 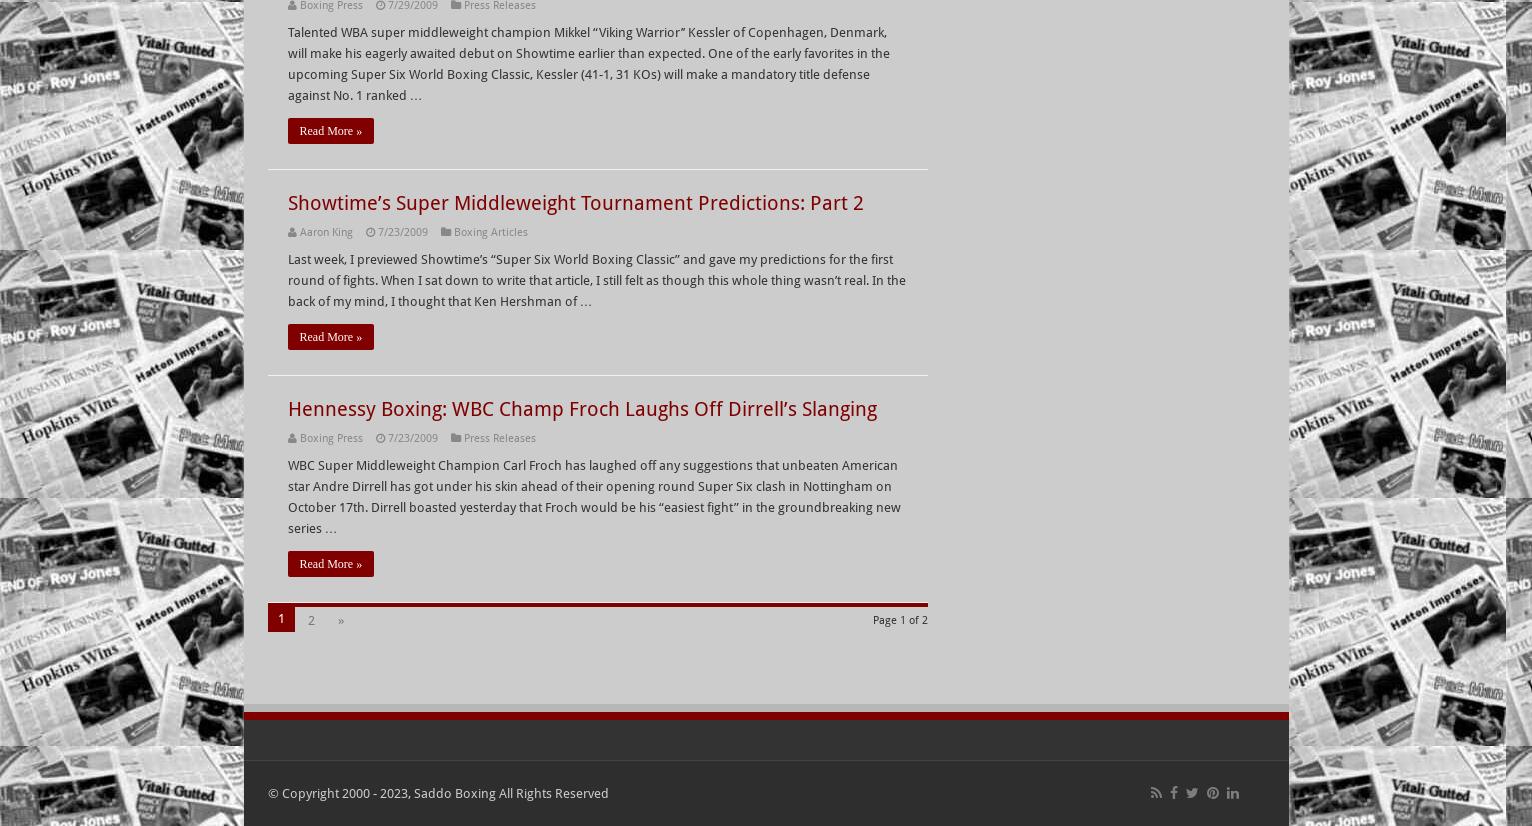 I want to click on 'Hennessy Boxing: WBC Champ Froch Laughs Off Dirrell’s Slanging', so click(x=581, y=408).